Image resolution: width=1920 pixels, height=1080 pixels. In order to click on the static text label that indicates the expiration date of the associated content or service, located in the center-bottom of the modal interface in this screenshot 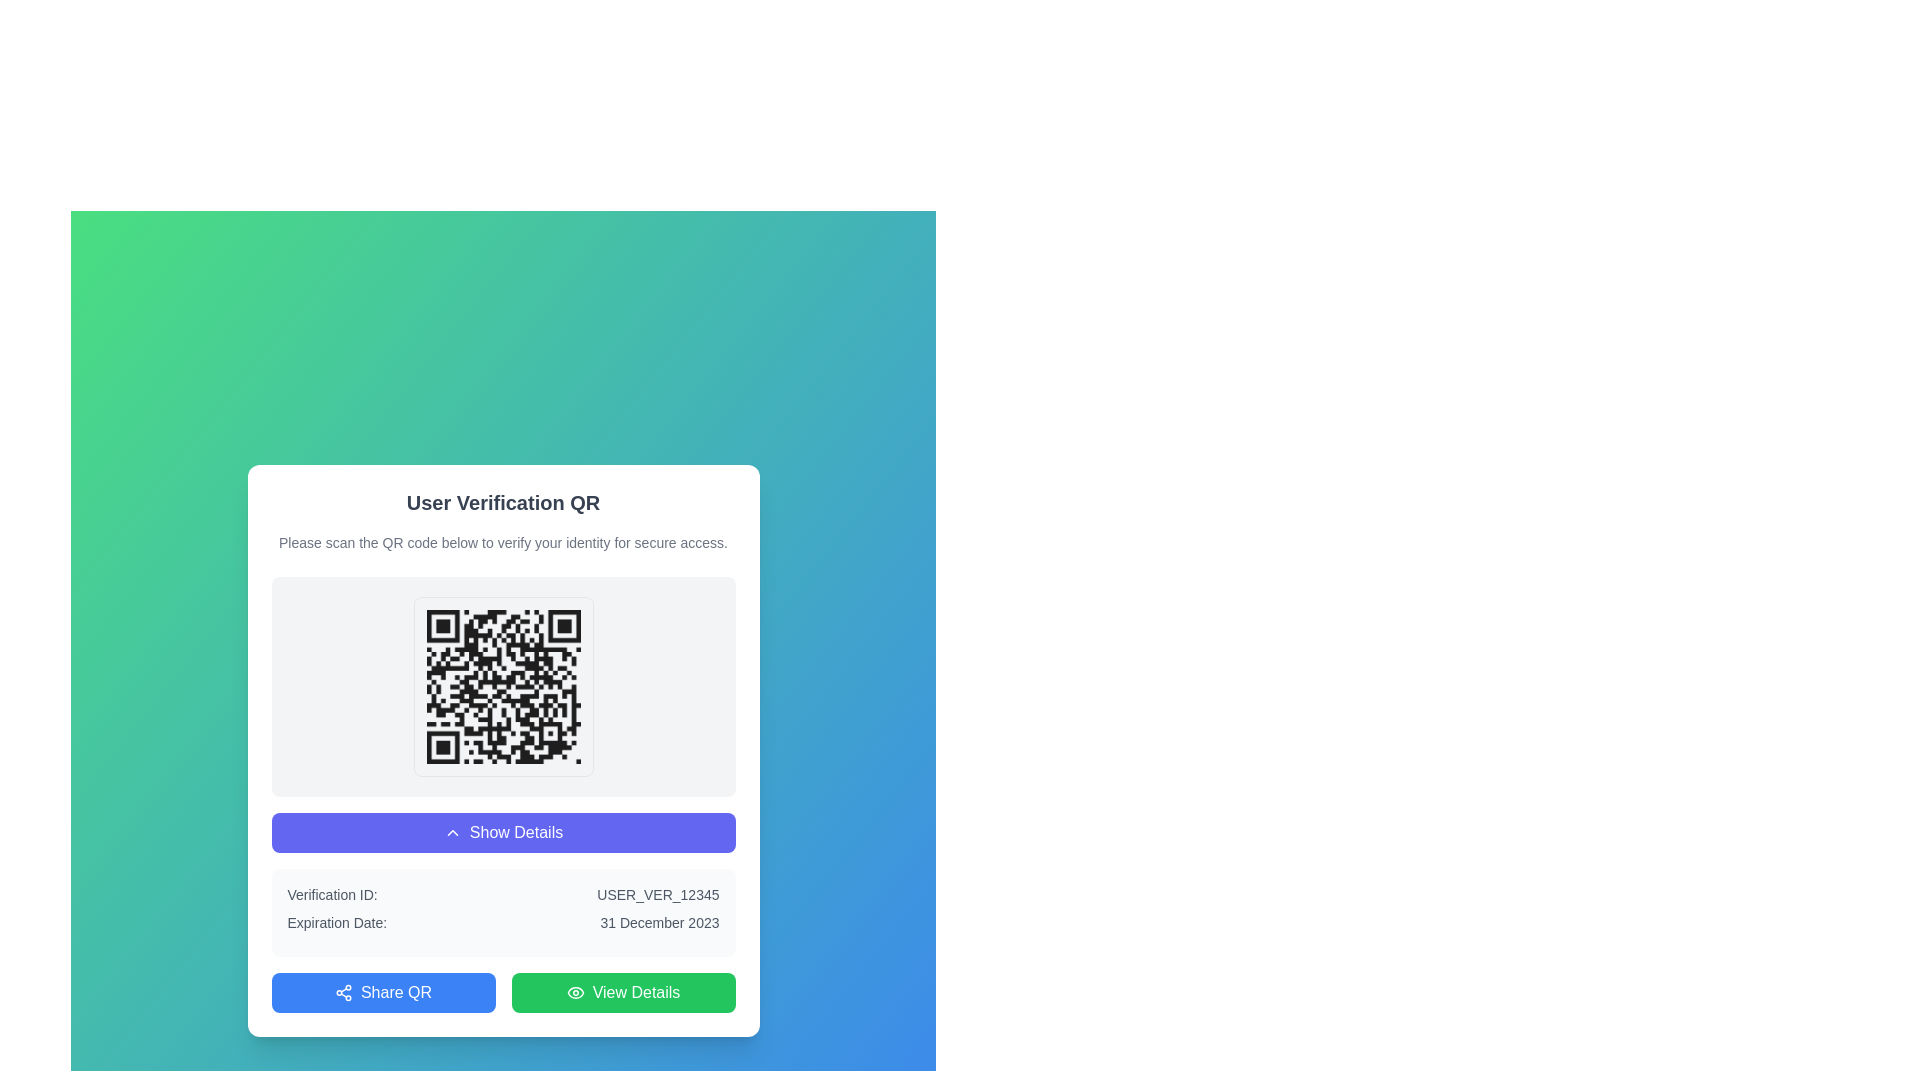, I will do `click(659, 922)`.